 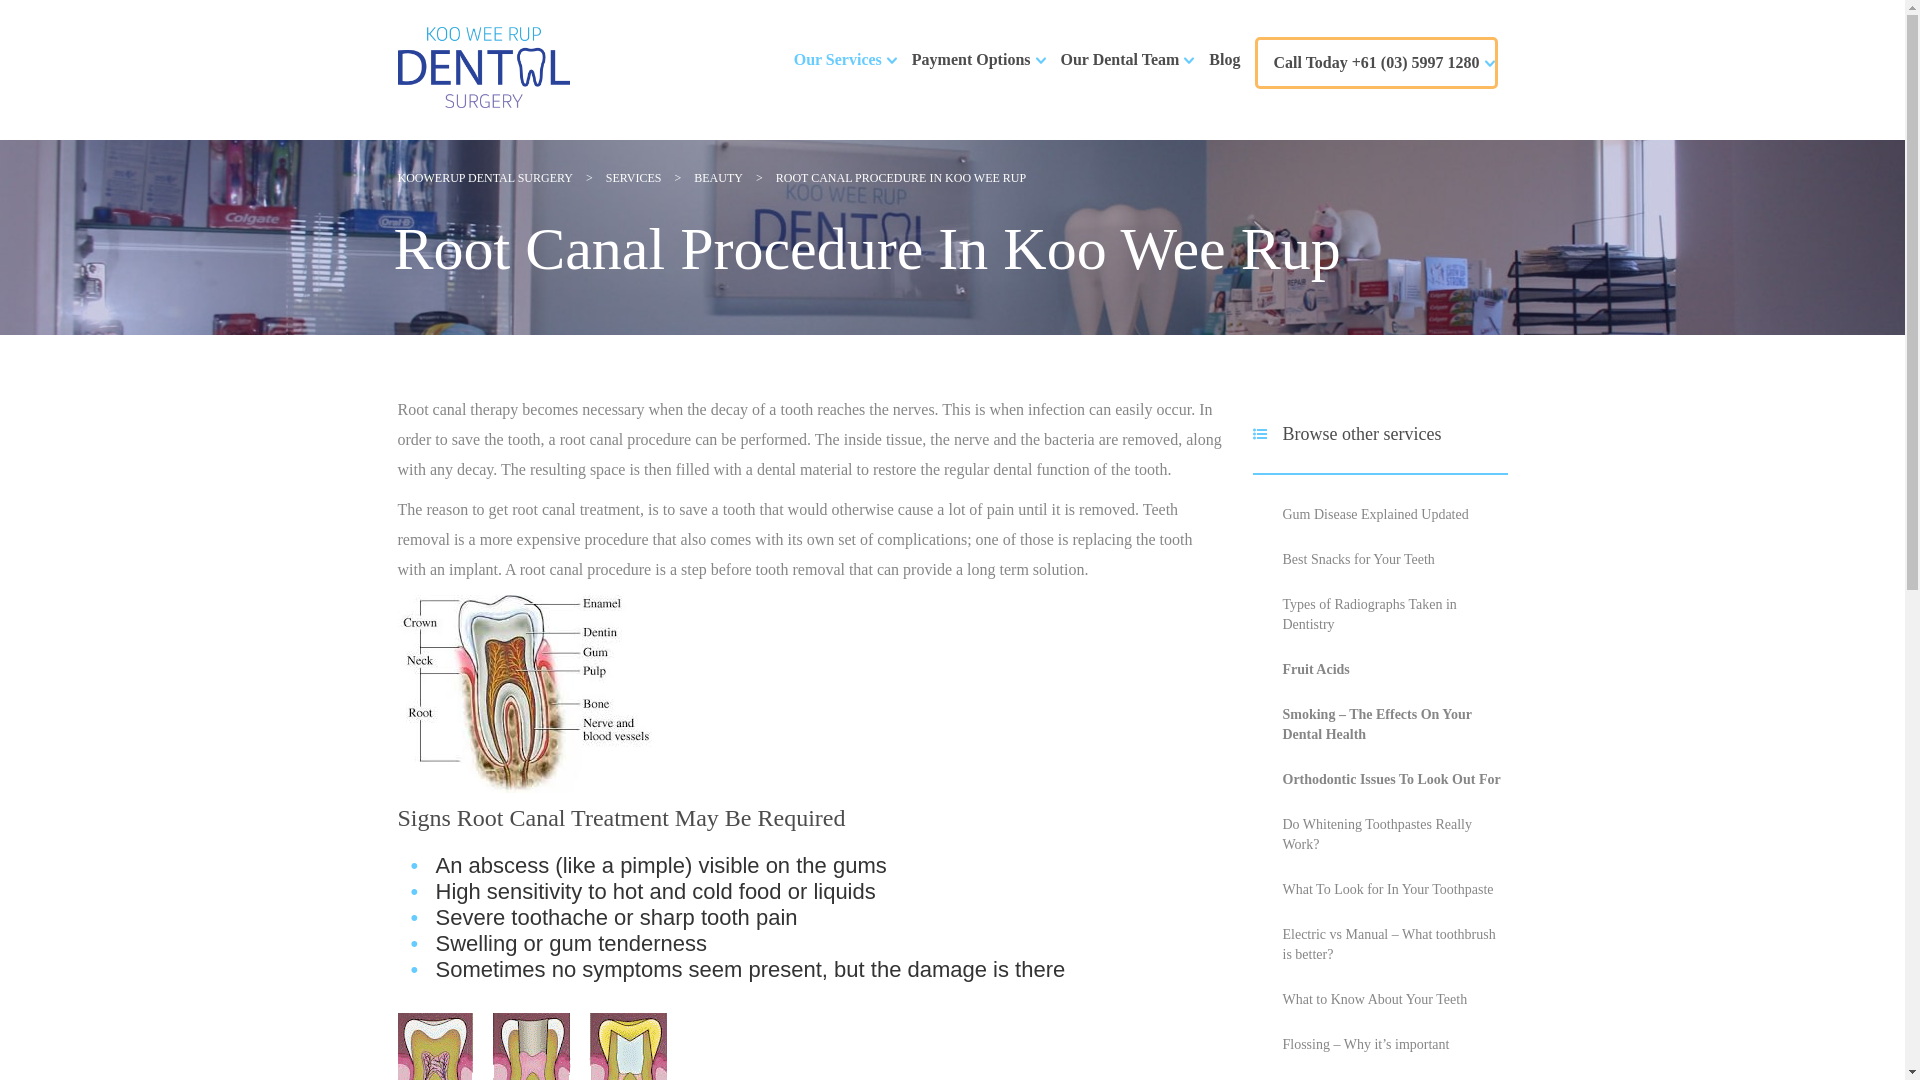 What do you see at coordinates (1358, 559) in the screenshot?
I see `'Best Snacks for Your Teeth'` at bounding box center [1358, 559].